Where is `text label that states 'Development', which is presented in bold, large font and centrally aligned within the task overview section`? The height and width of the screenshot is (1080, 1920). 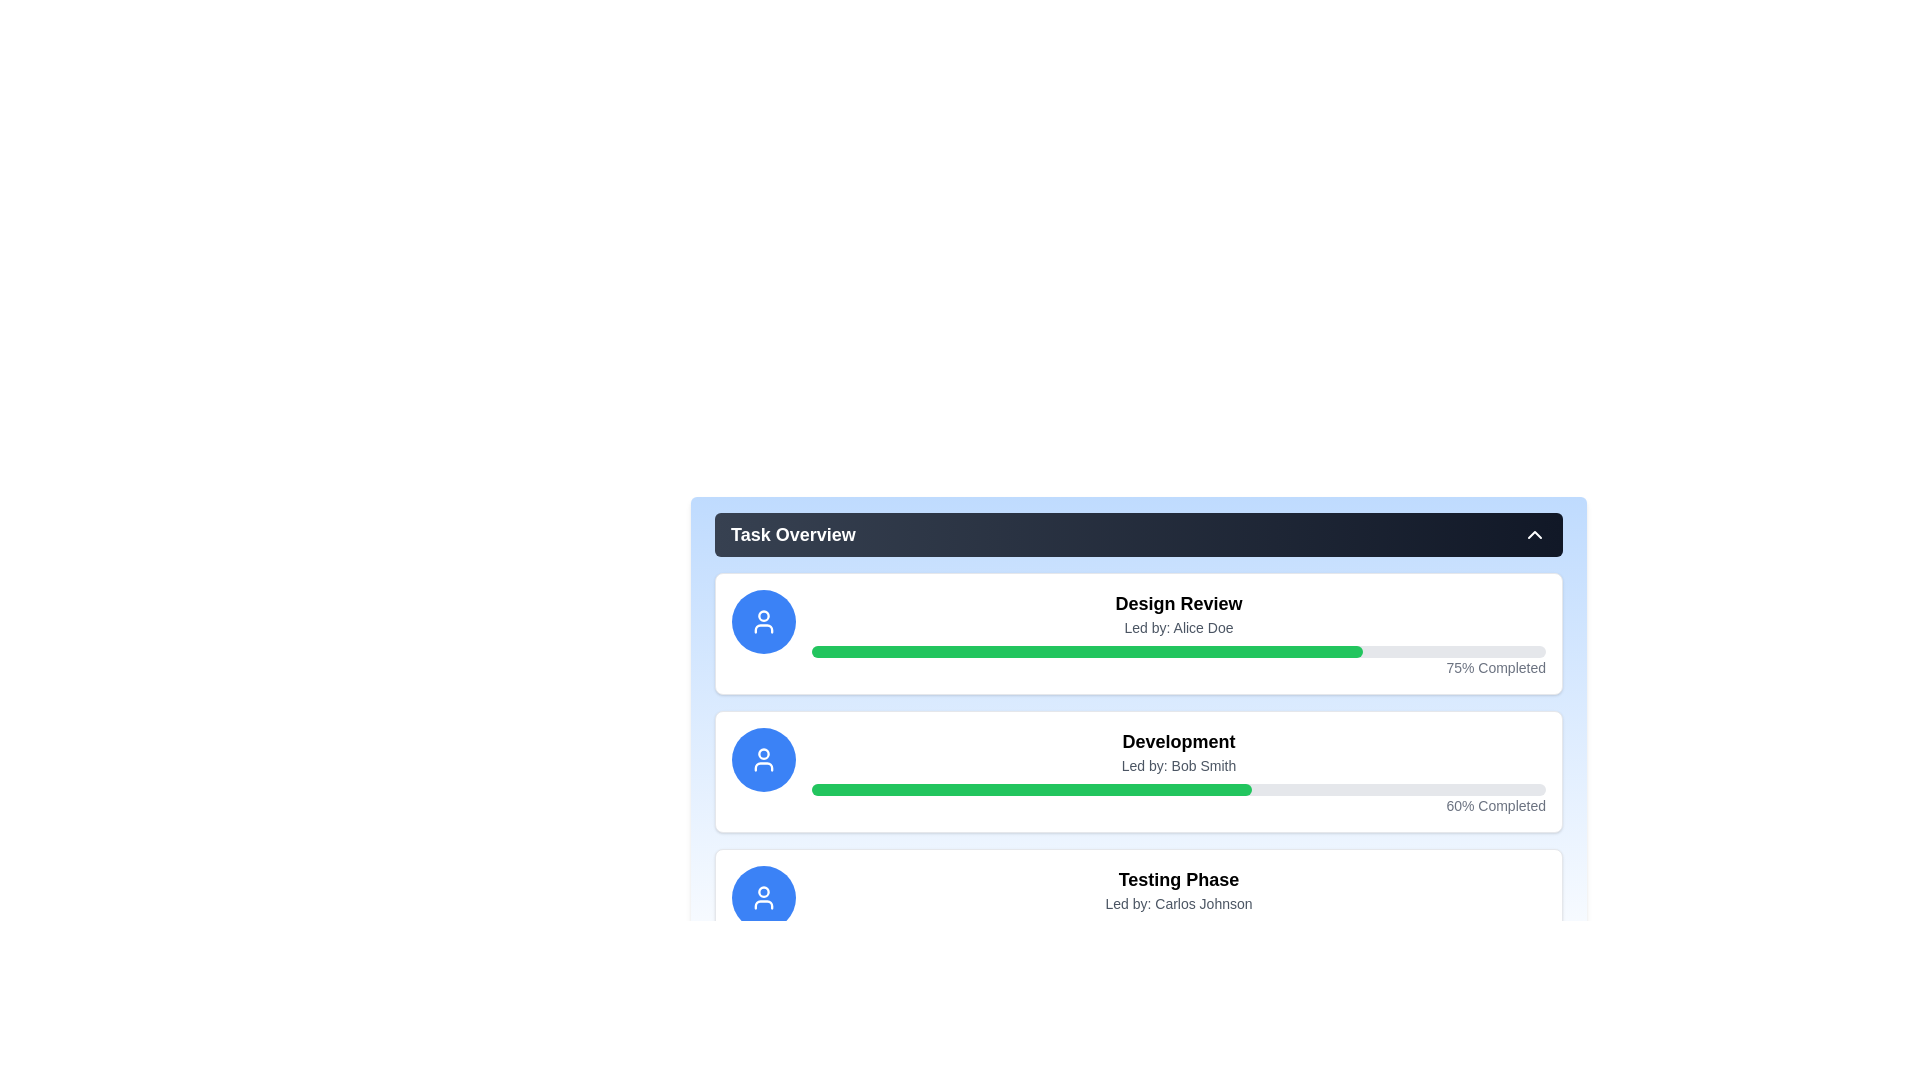
text label that states 'Development', which is presented in bold, large font and centrally aligned within the task overview section is located at coordinates (1179, 741).